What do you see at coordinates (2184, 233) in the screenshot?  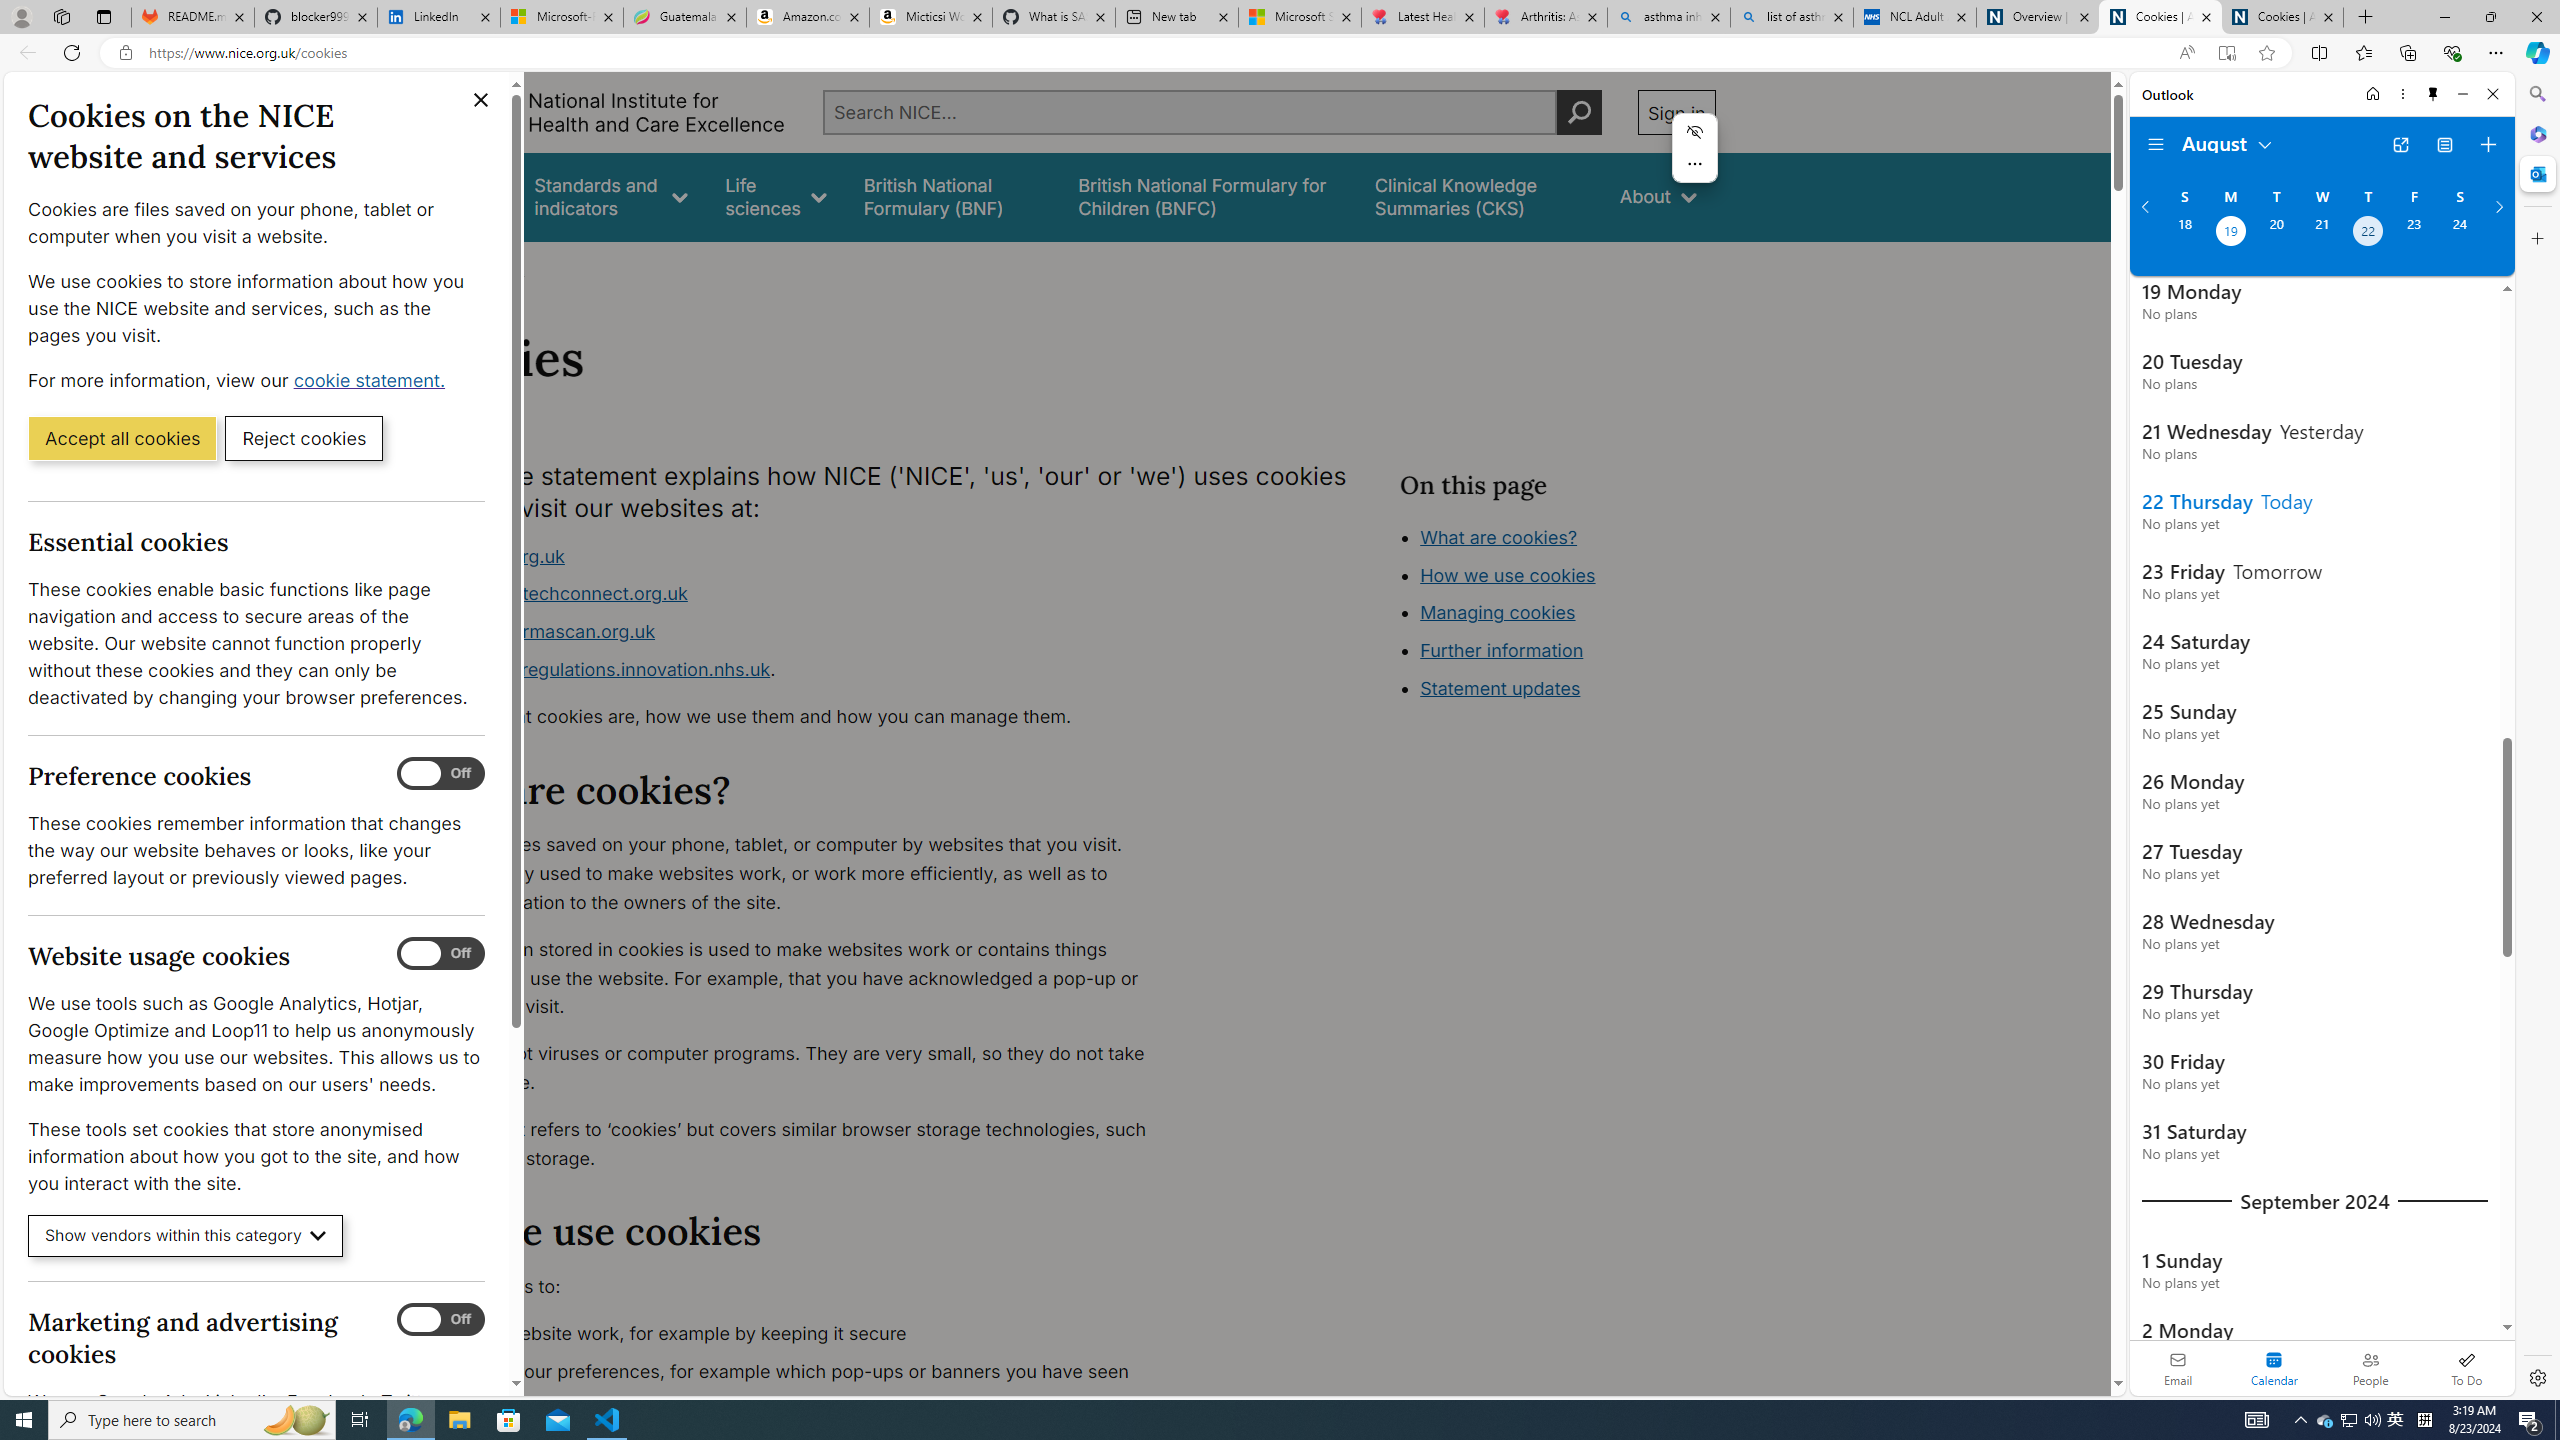 I see `'Sunday, August 18, 2024. '` at bounding box center [2184, 233].